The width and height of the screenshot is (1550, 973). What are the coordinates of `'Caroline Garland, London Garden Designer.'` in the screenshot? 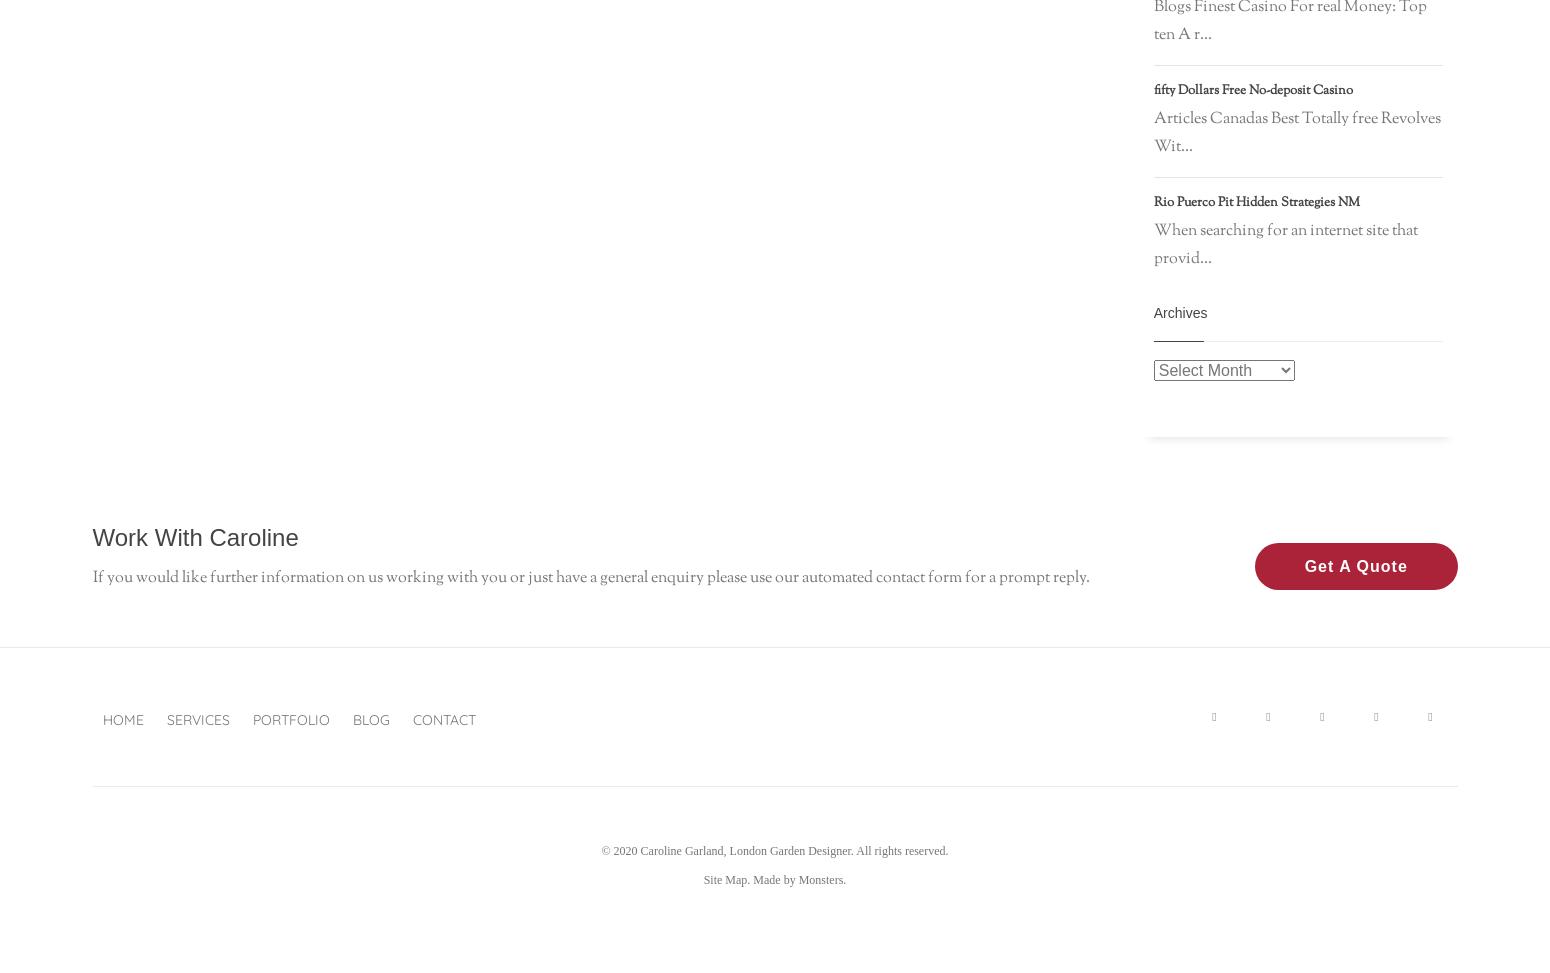 It's located at (638, 850).